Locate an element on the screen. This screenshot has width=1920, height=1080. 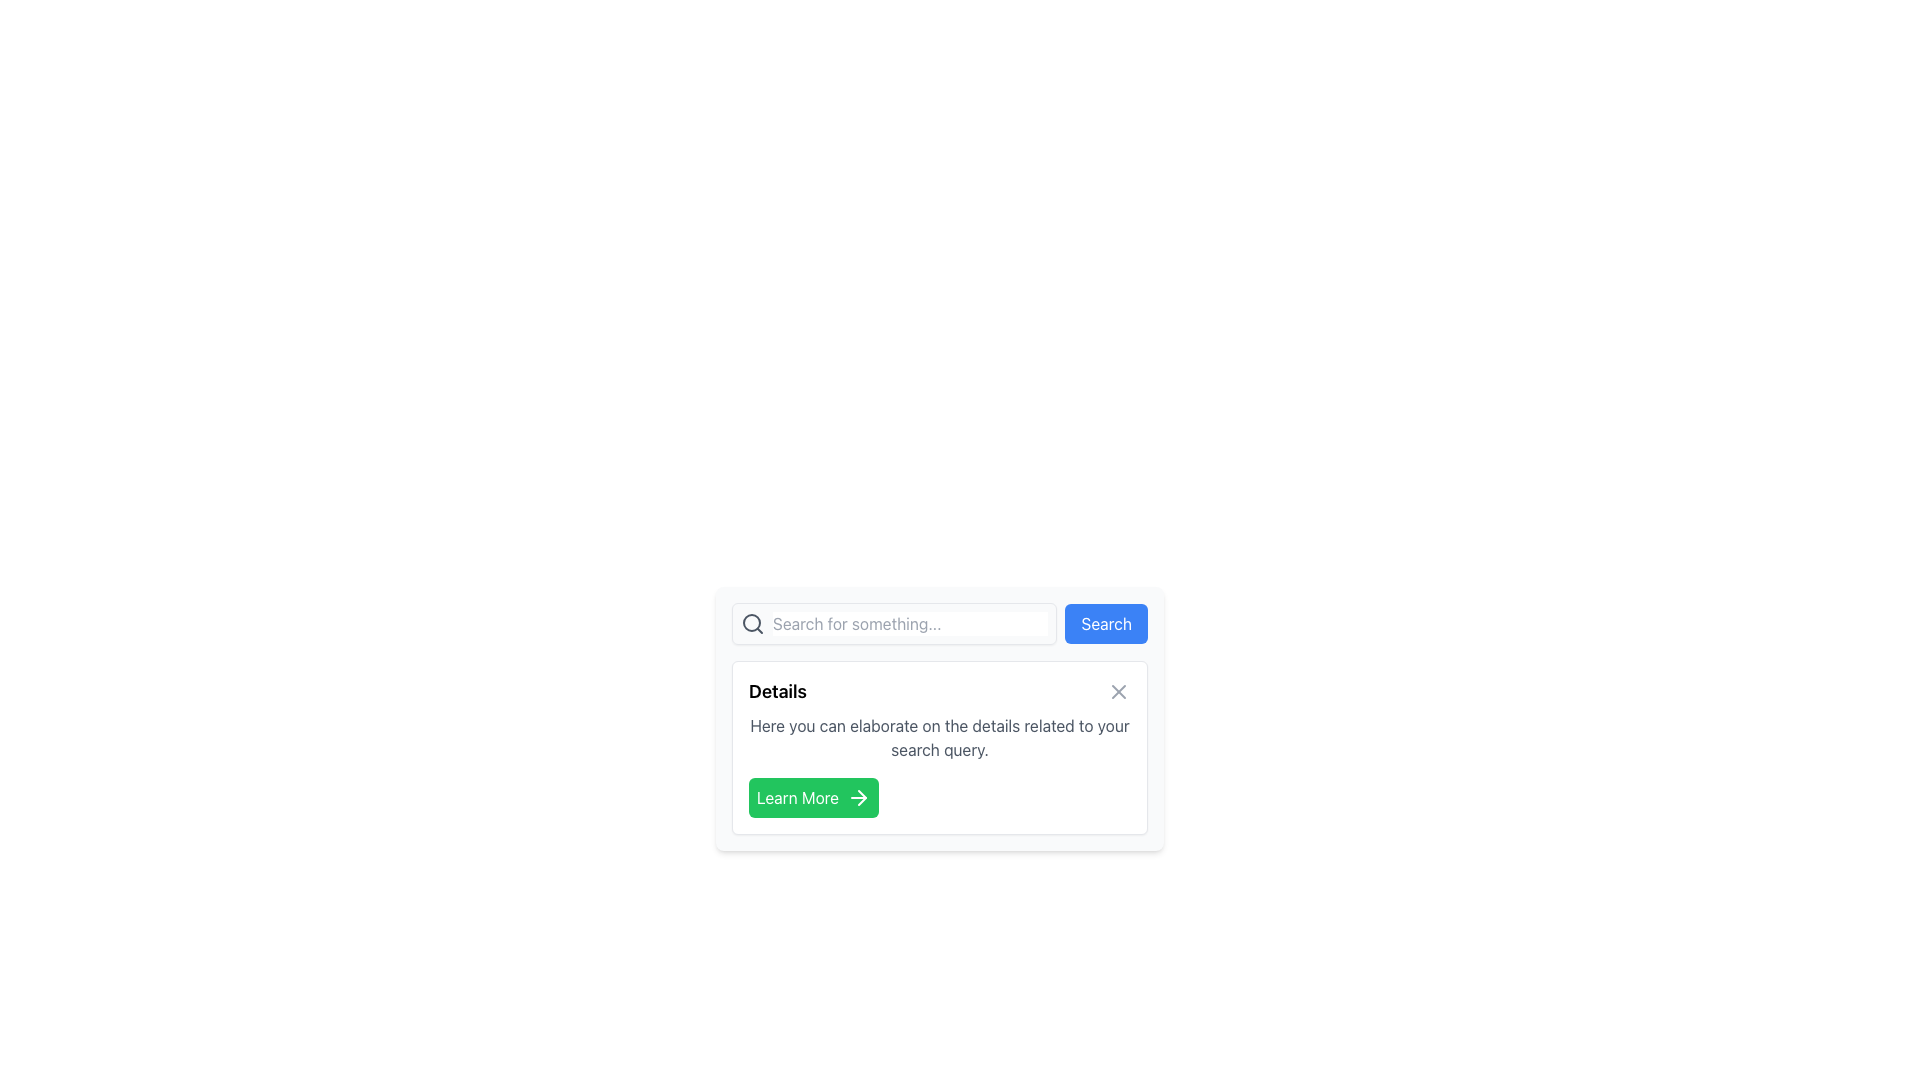
the close button located at the far right side of the 'Details' section to change its color is located at coordinates (1117, 690).